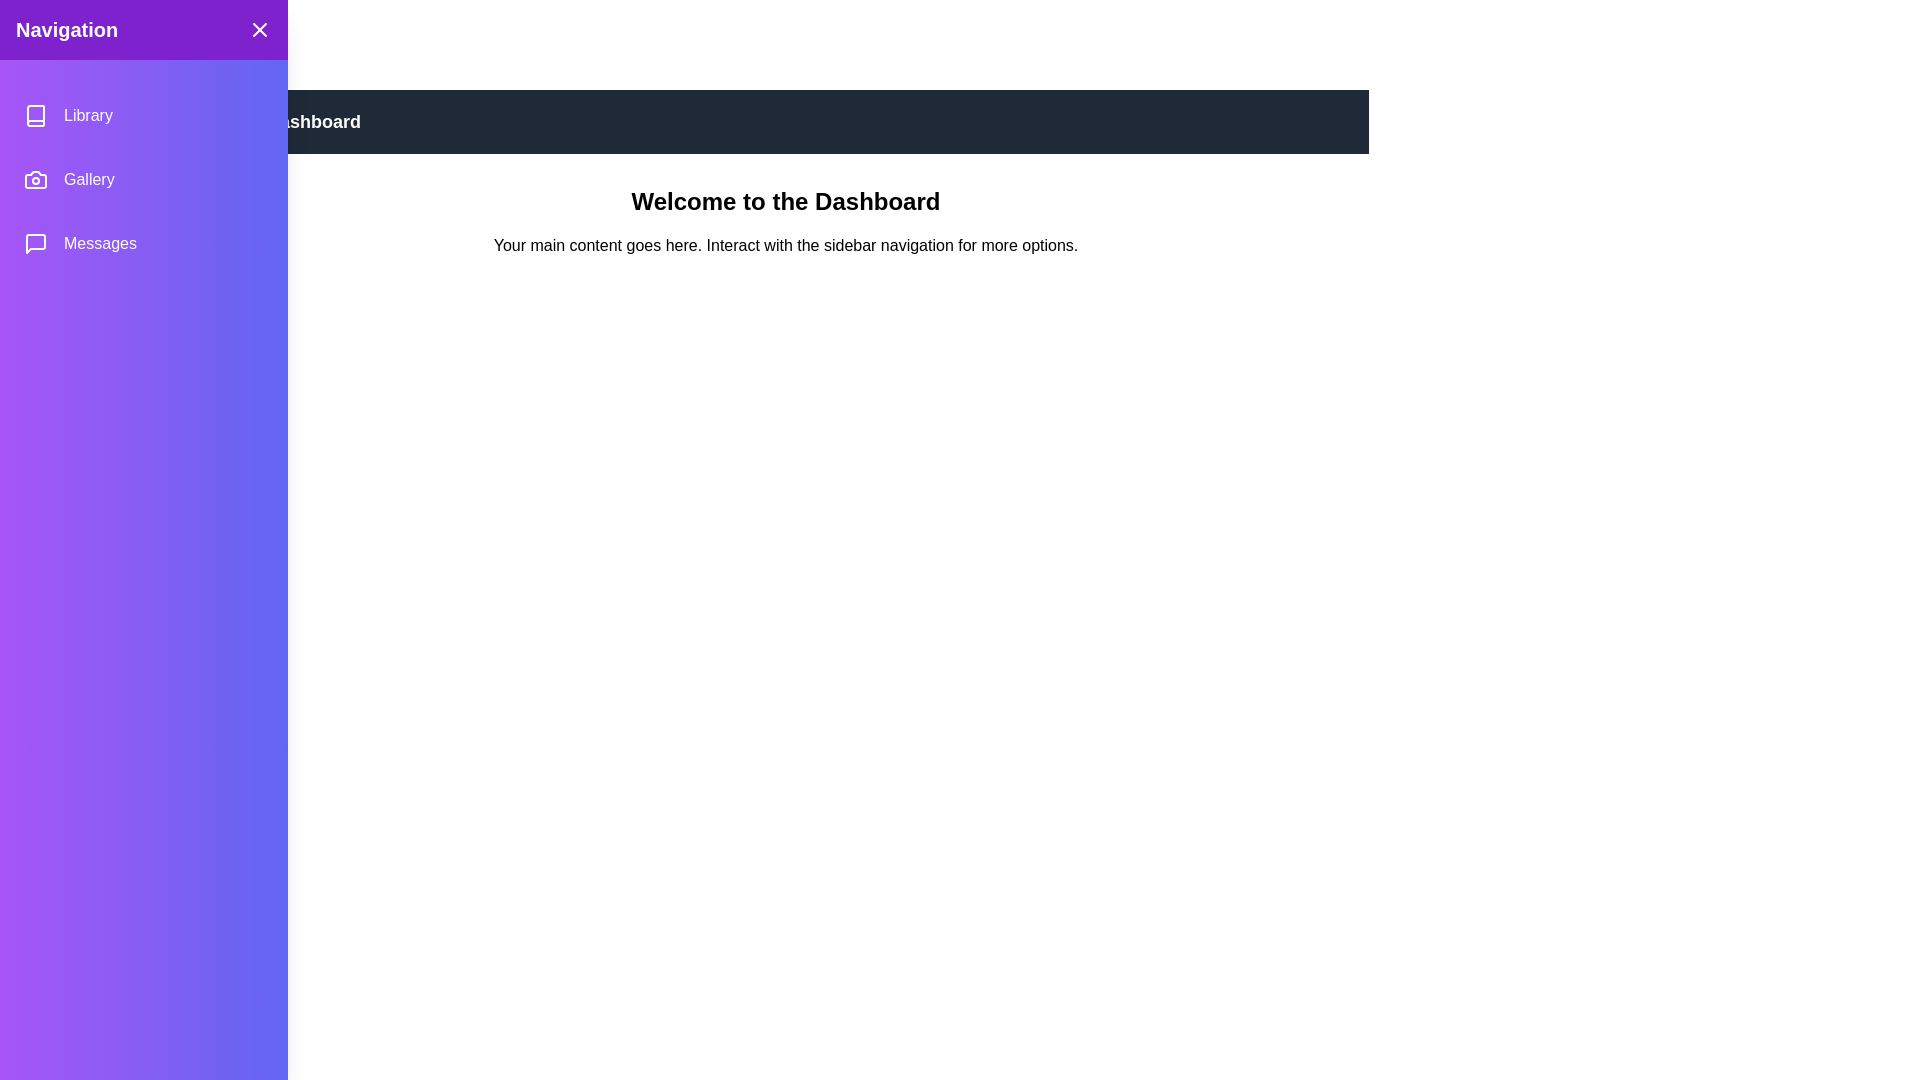 The height and width of the screenshot is (1080, 1920). Describe the element at coordinates (785, 201) in the screenshot. I see `heading text that welcomes users to the application dashboard, located in the upper-middle section of the main content area, centered horizontally under the navigation header` at that location.